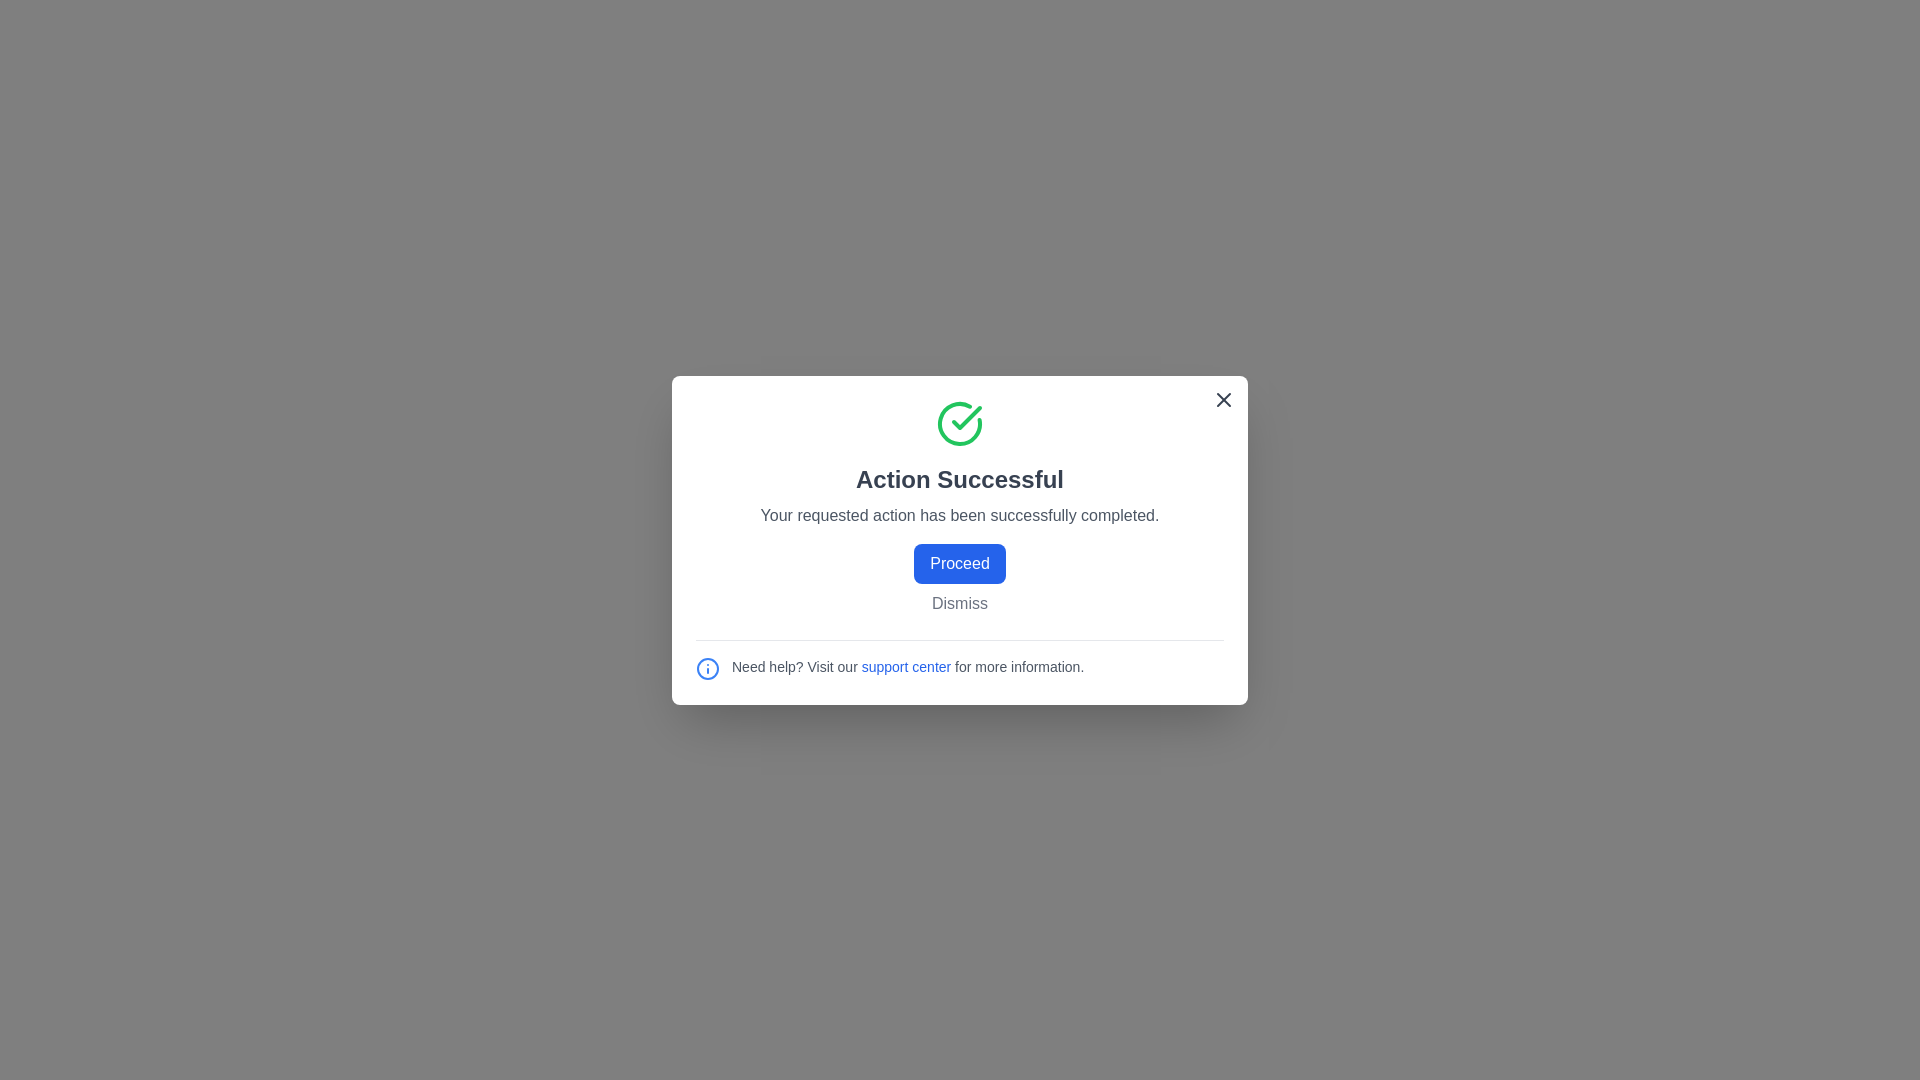 The height and width of the screenshot is (1080, 1920). What do you see at coordinates (966, 416) in the screenshot?
I see `the checkmark icon in a circle, which indicates success or confirmation, located centrally above the text 'Action Successful' in the modal dialog` at bounding box center [966, 416].